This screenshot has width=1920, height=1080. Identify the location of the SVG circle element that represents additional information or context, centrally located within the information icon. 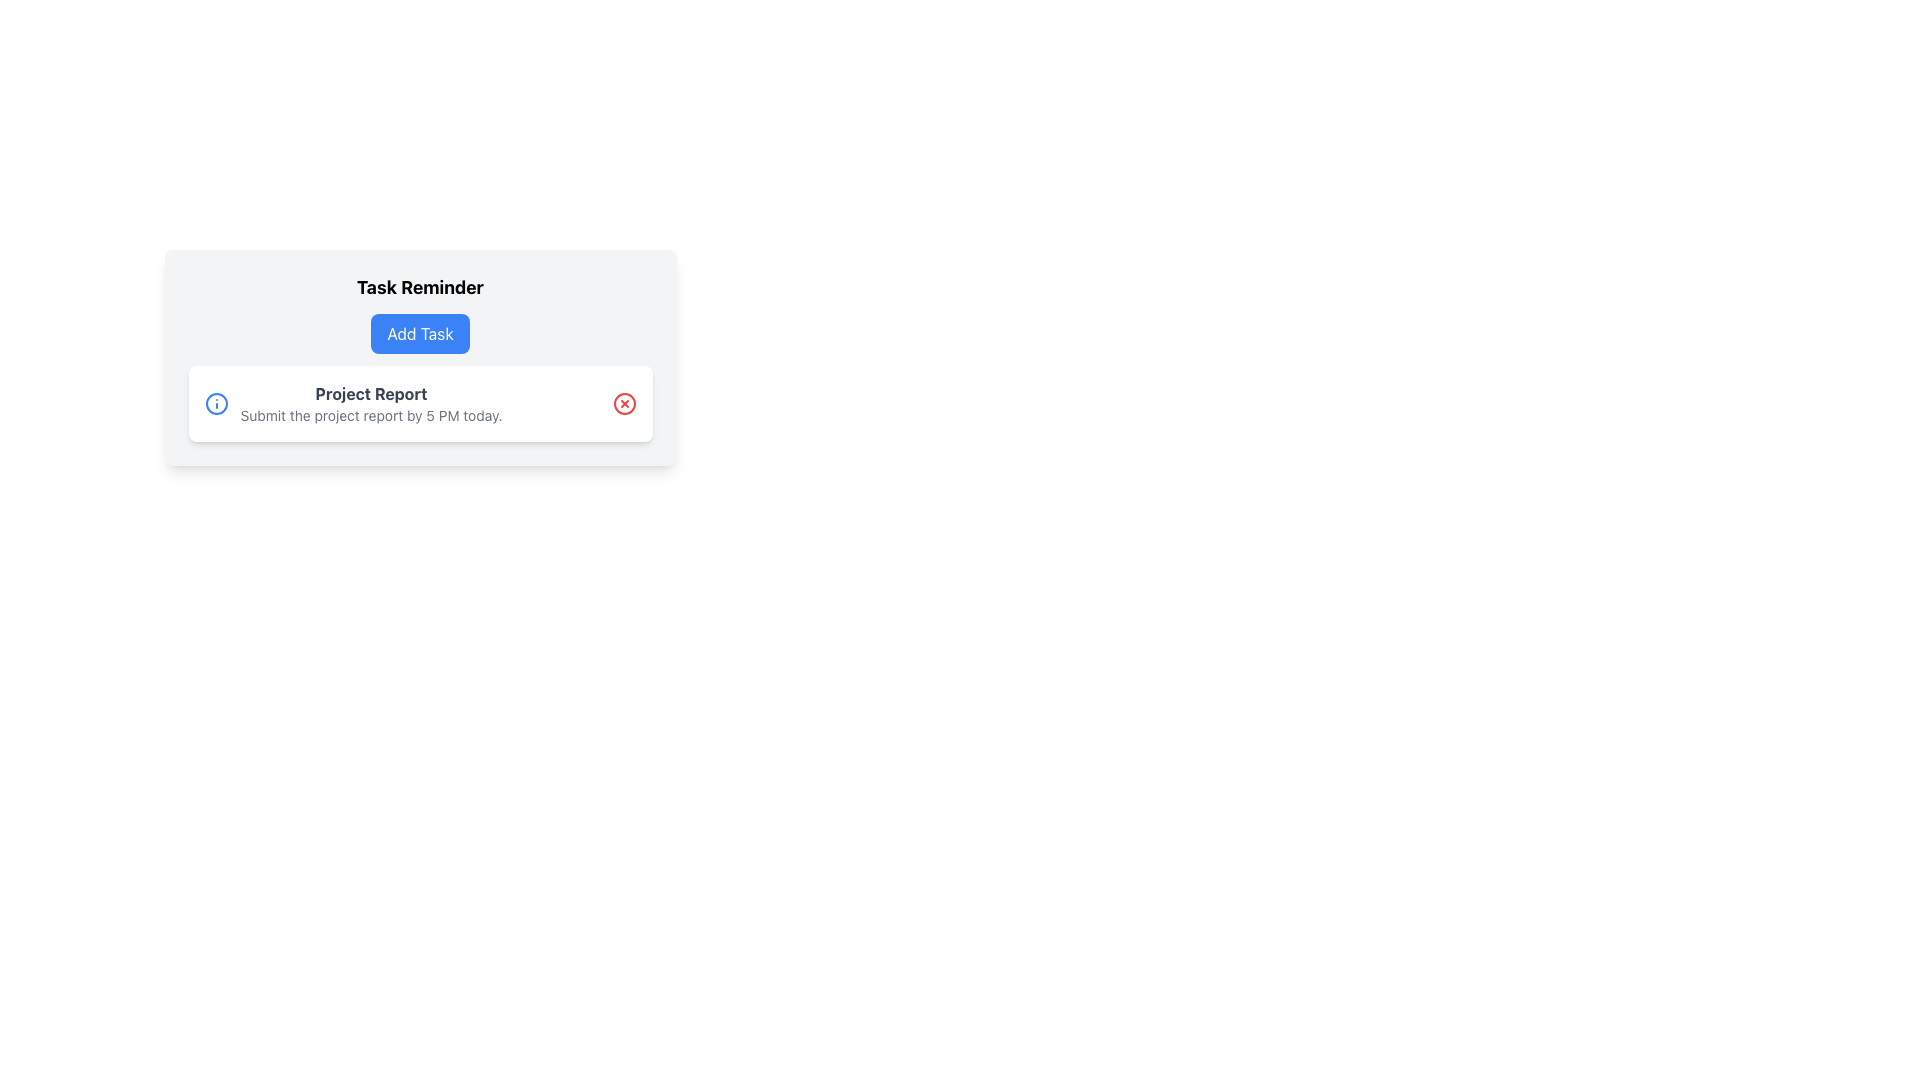
(216, 404).